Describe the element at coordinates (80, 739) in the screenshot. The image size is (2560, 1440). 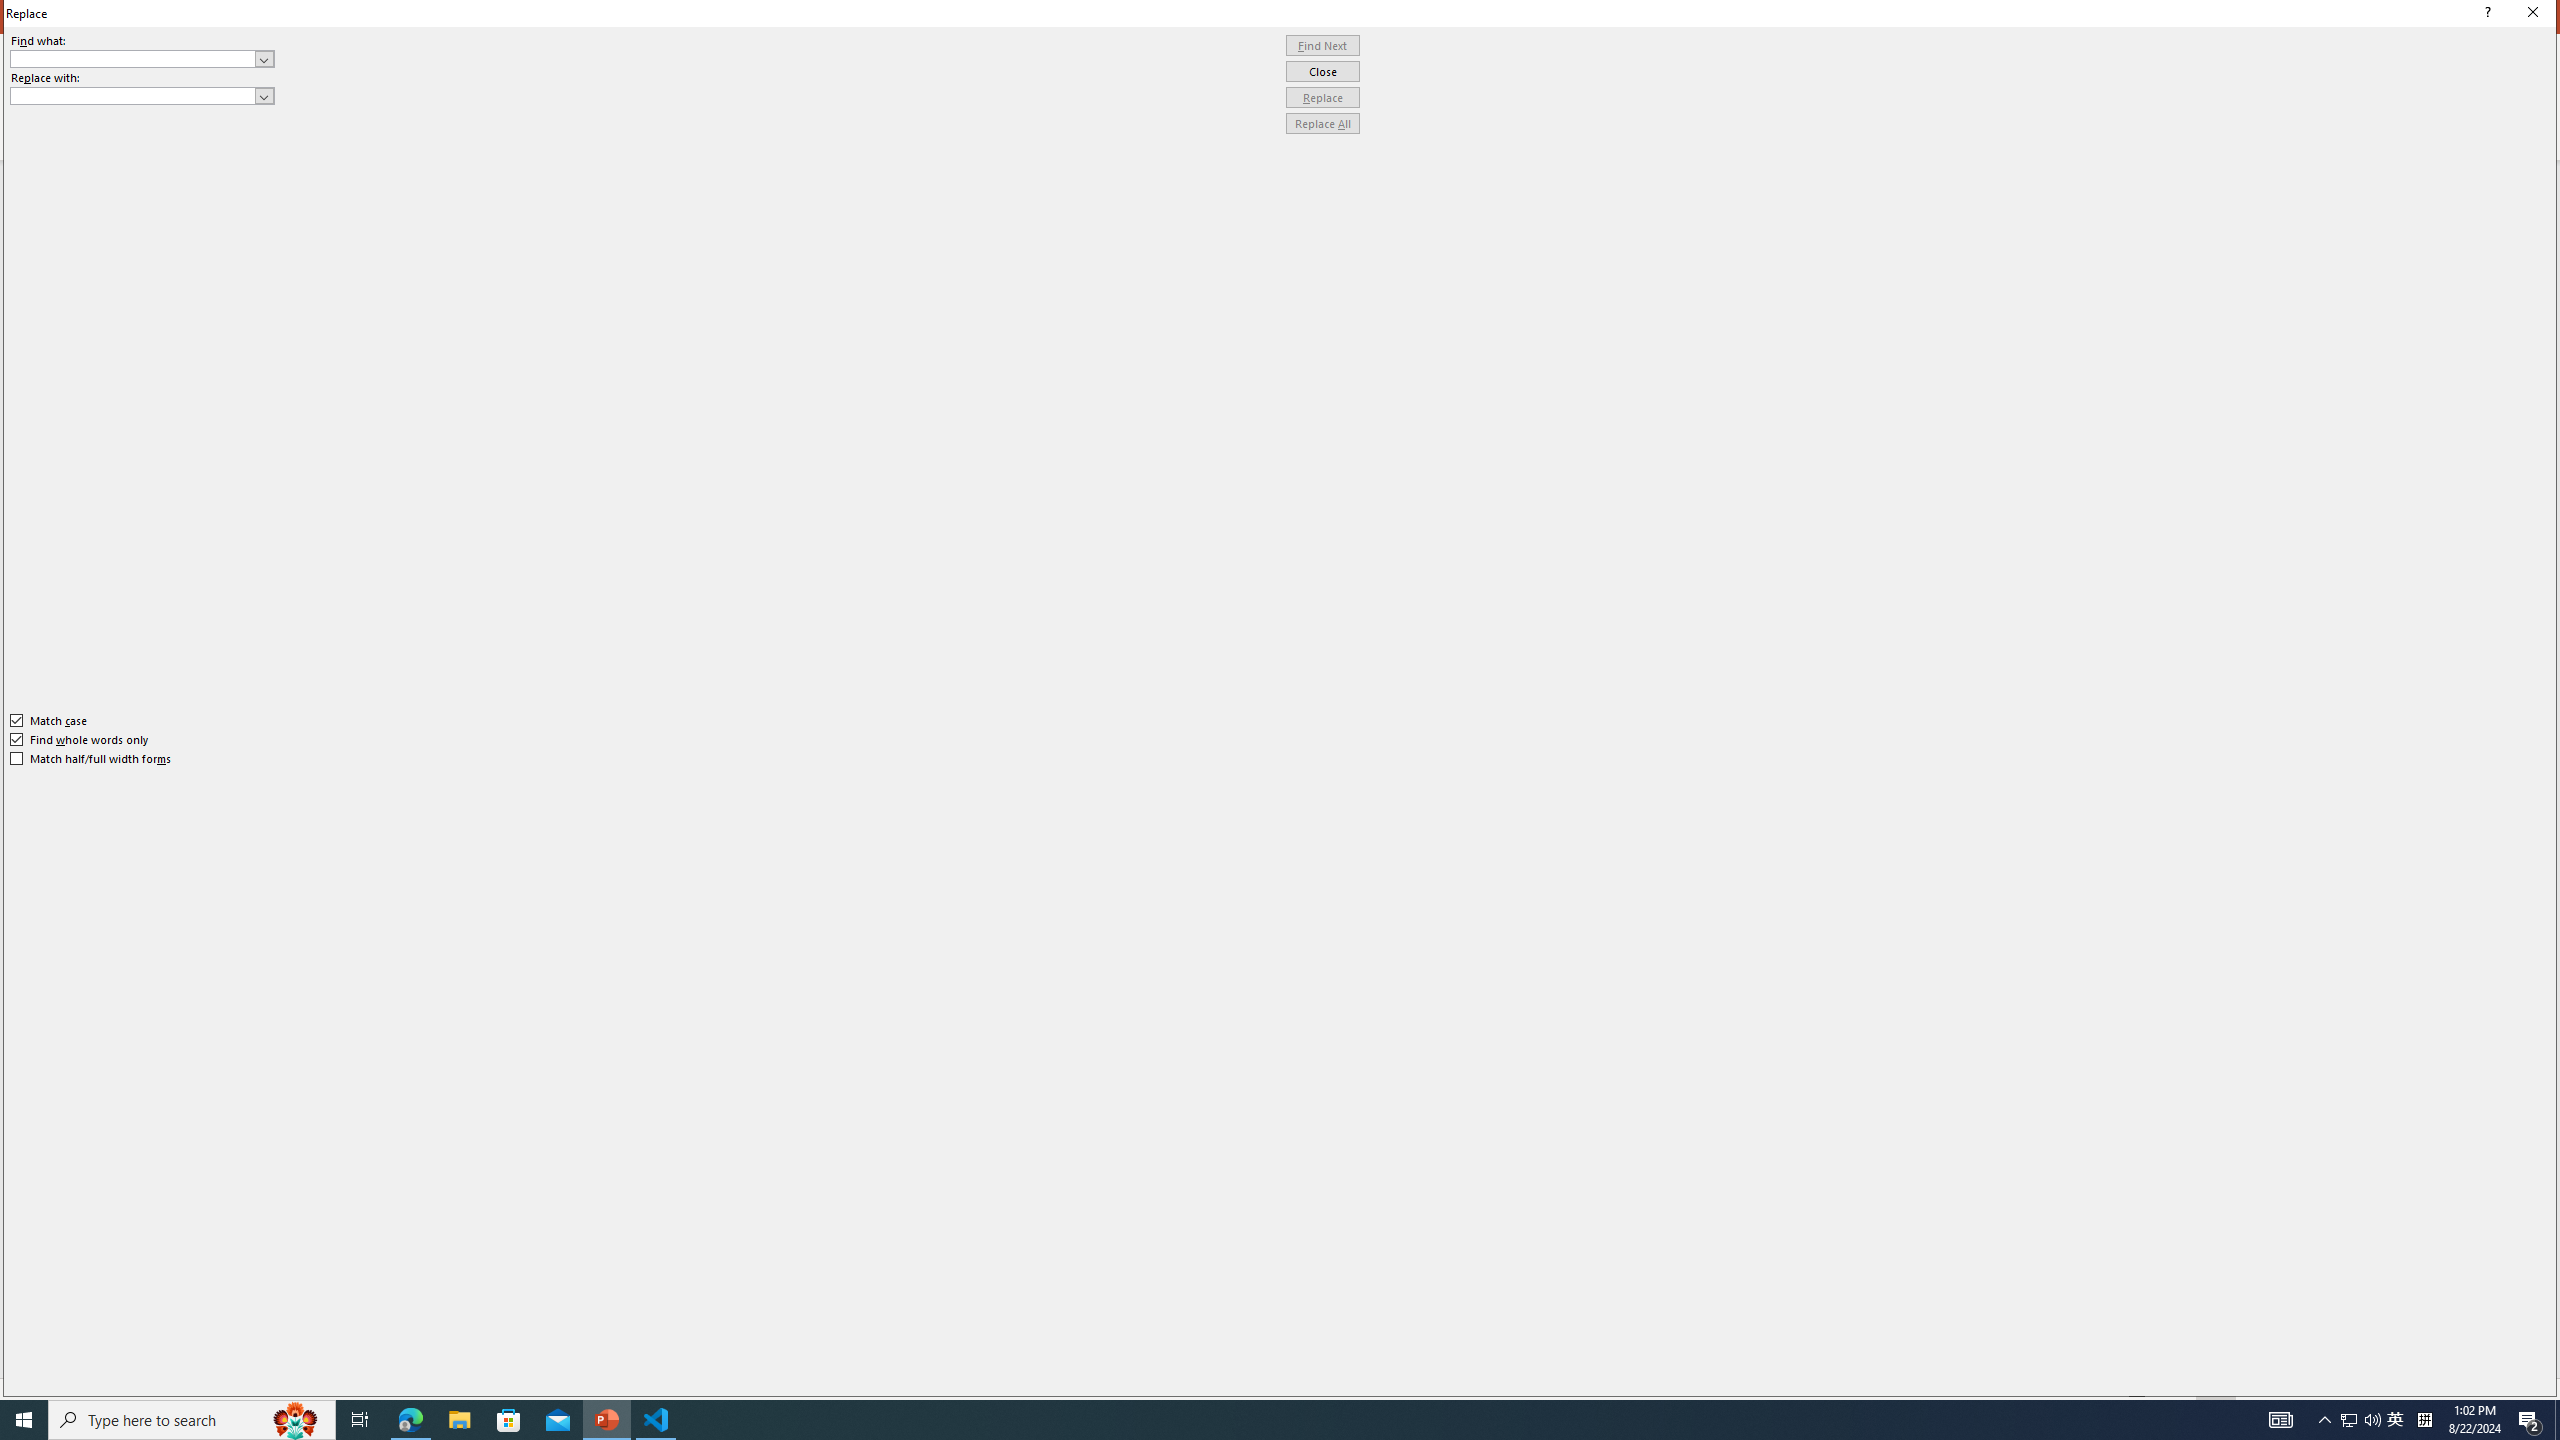
I see `'Find whole words only'` at that location.